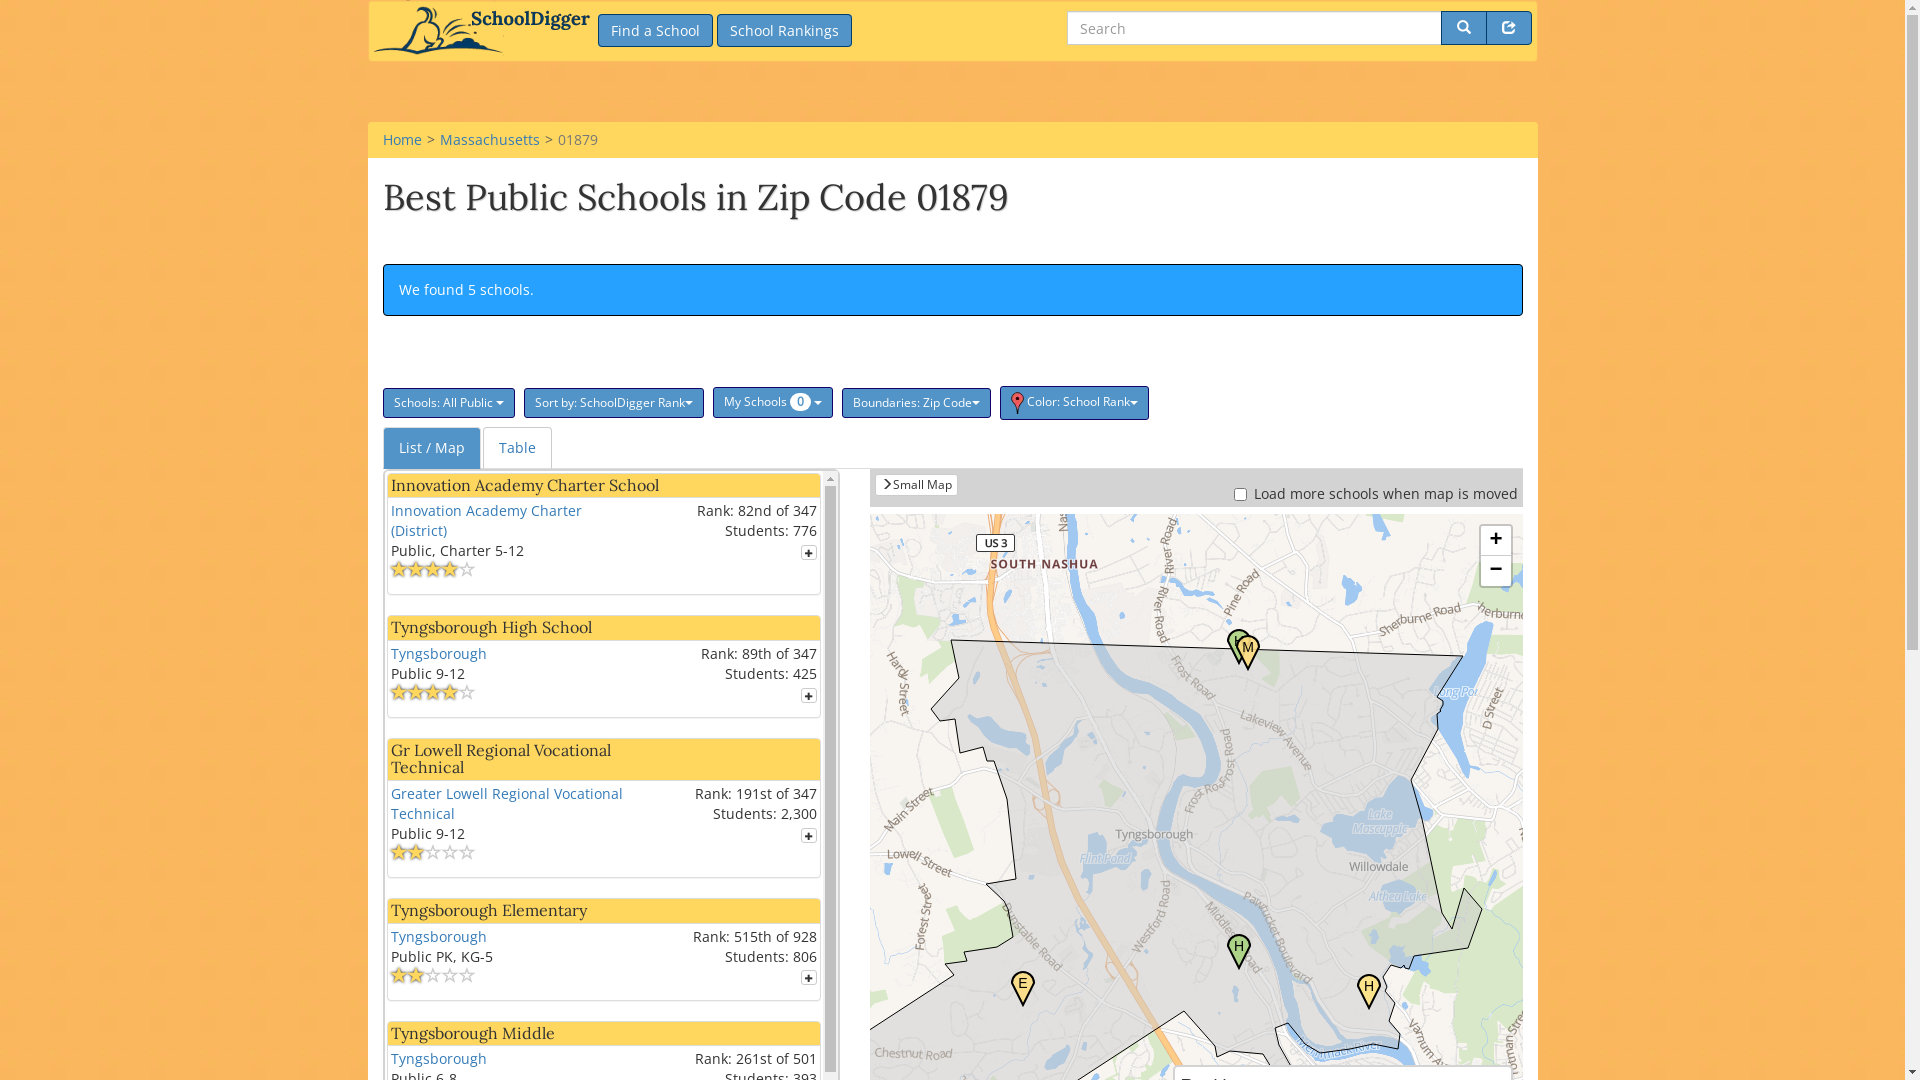 Image resolution: width=1920 pixels, height=1080 pixels. What do you see at coordinates (481, 446) in the screenshot?
I see `'Table'` at bounding box center [481, 446].